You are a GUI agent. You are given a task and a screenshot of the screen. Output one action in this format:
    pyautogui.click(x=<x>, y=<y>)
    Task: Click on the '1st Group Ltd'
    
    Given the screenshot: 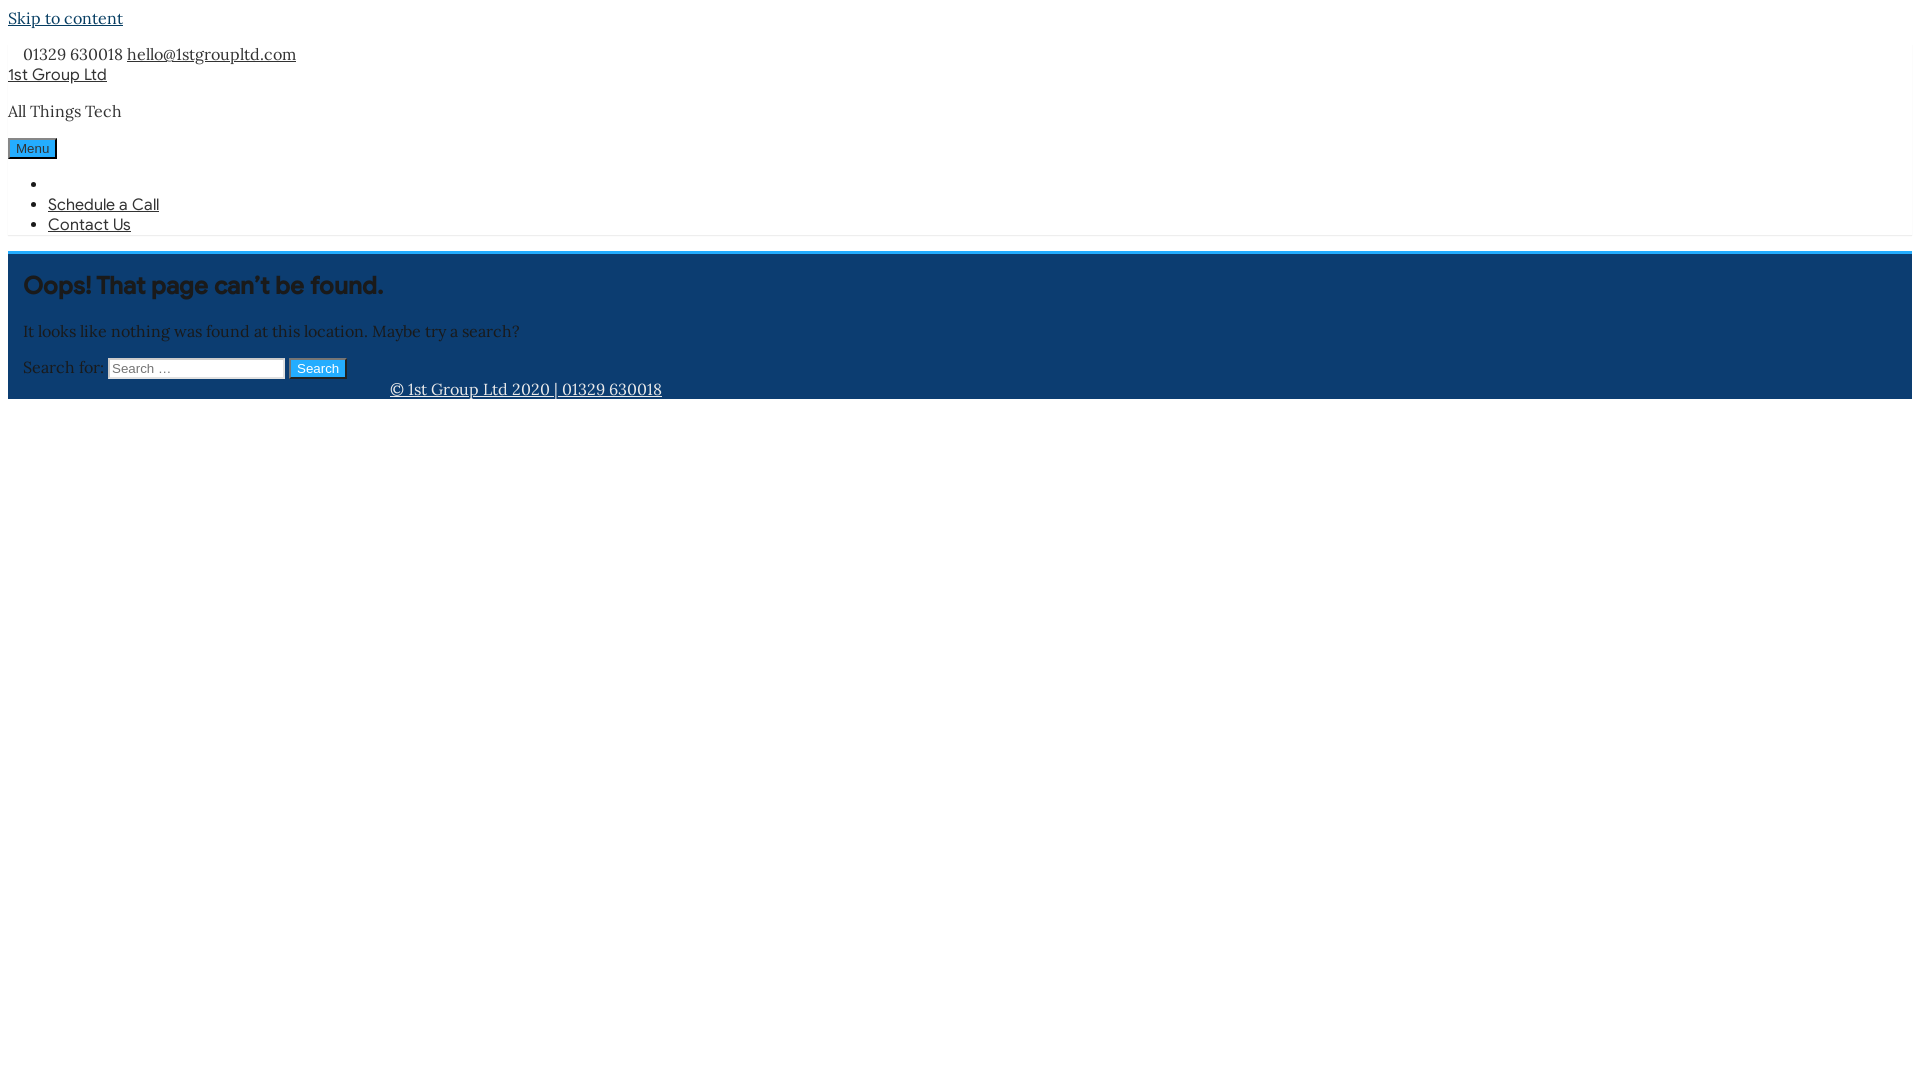 What is the action you would take?
    pyautogui.click(x=57, y=73)
    